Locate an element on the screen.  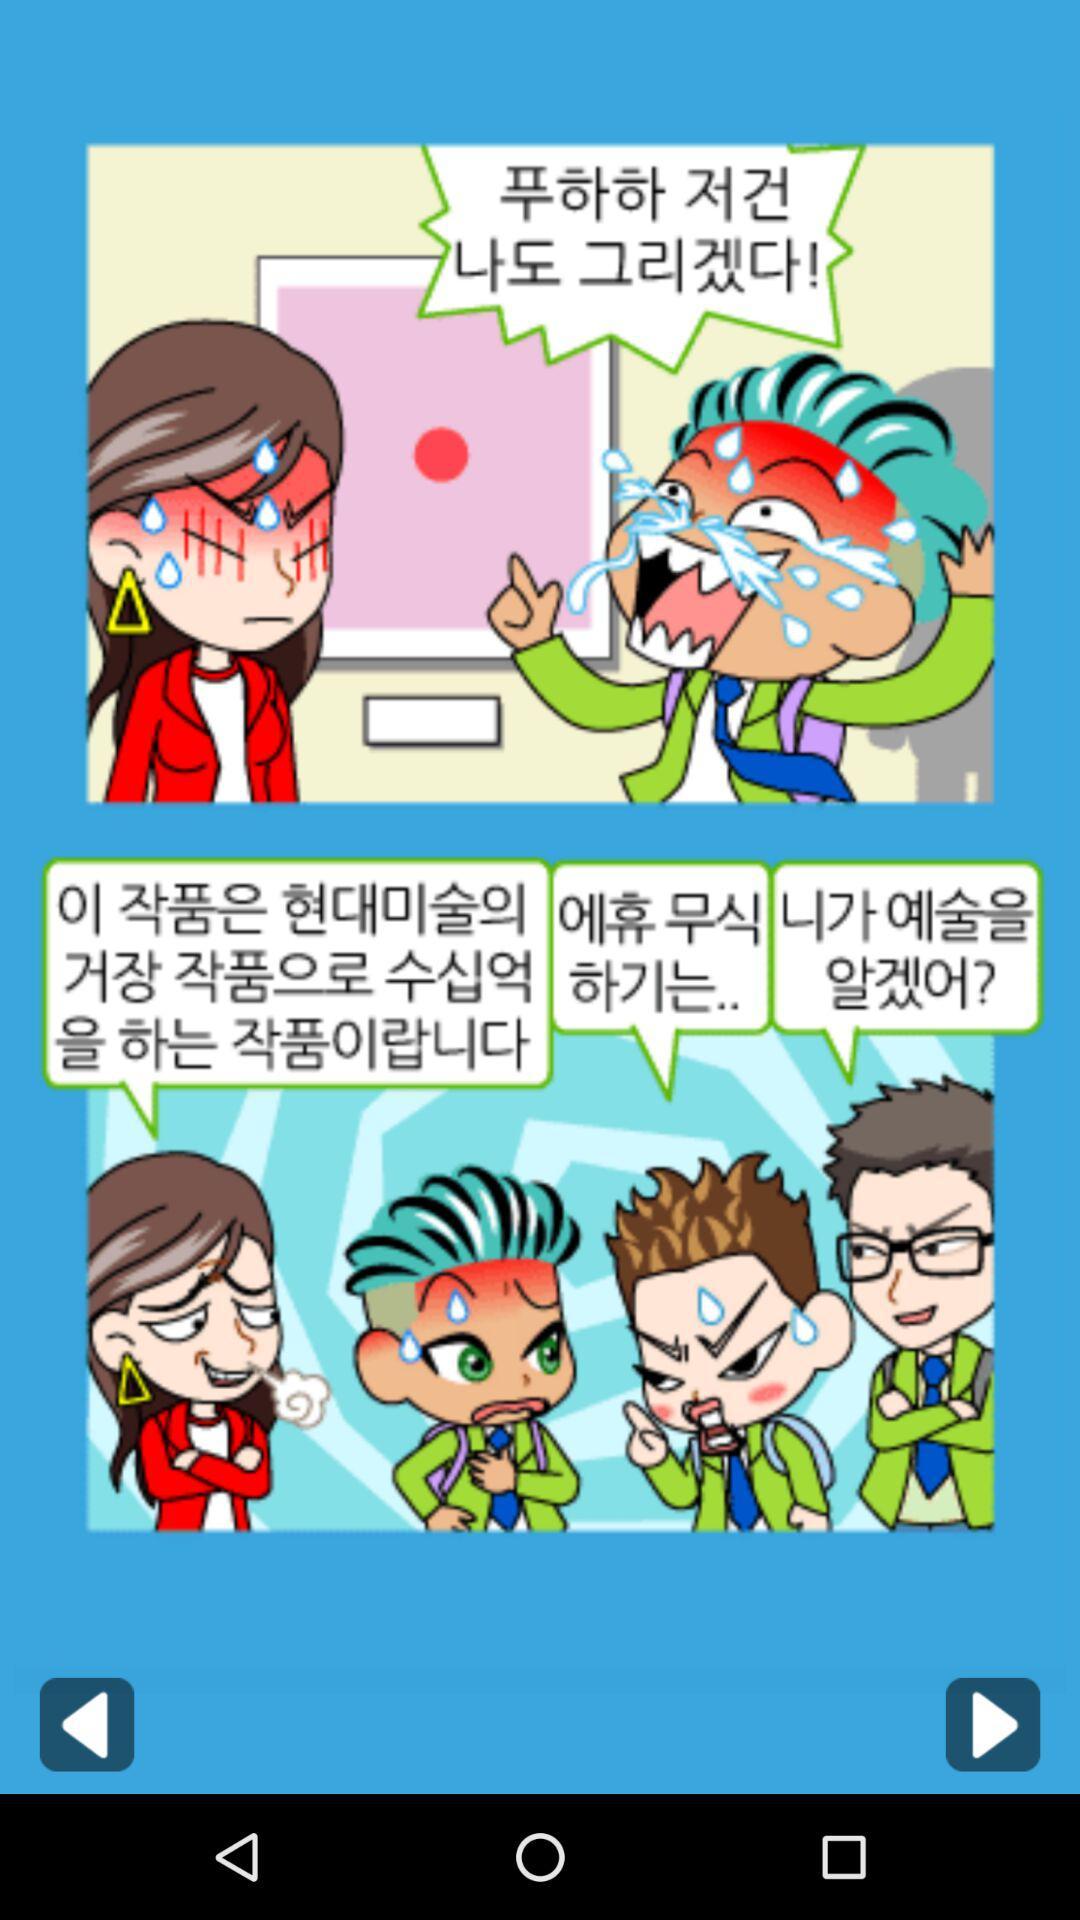
the play icon is located at coordinates (992, 1844).